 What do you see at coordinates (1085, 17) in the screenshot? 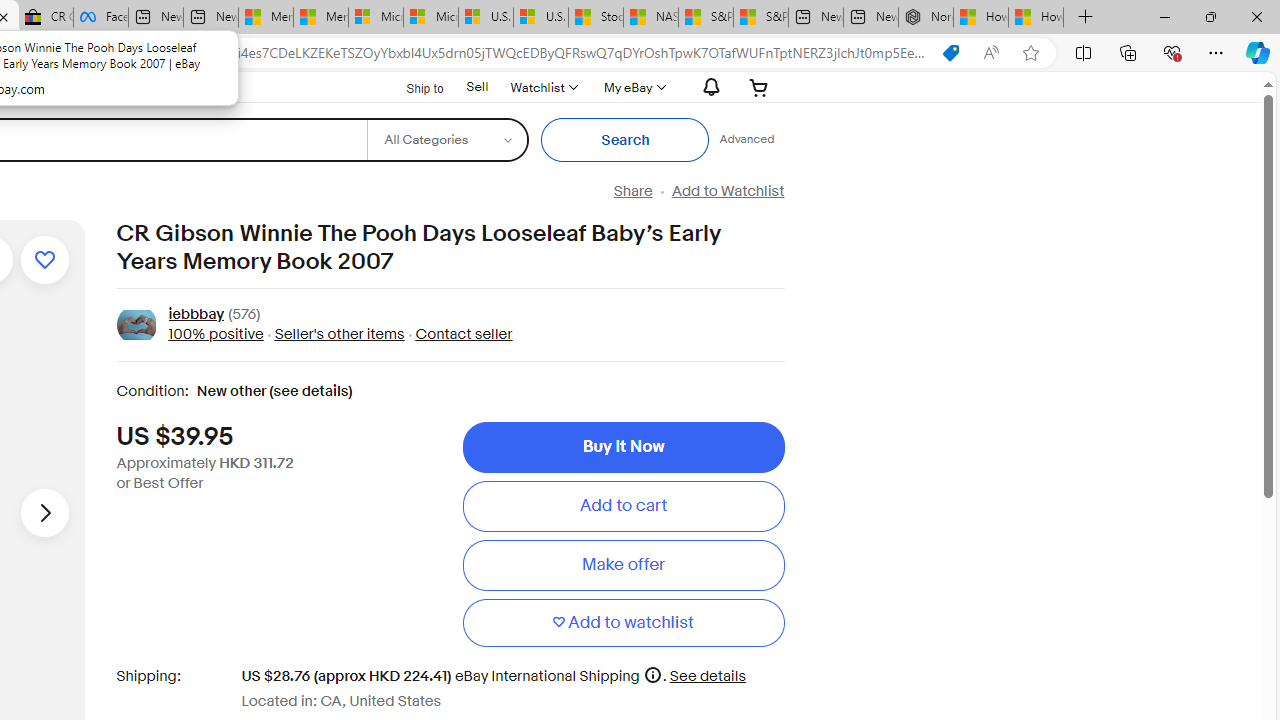
I see `'New Tab'` at bounding box center [1085, 17].